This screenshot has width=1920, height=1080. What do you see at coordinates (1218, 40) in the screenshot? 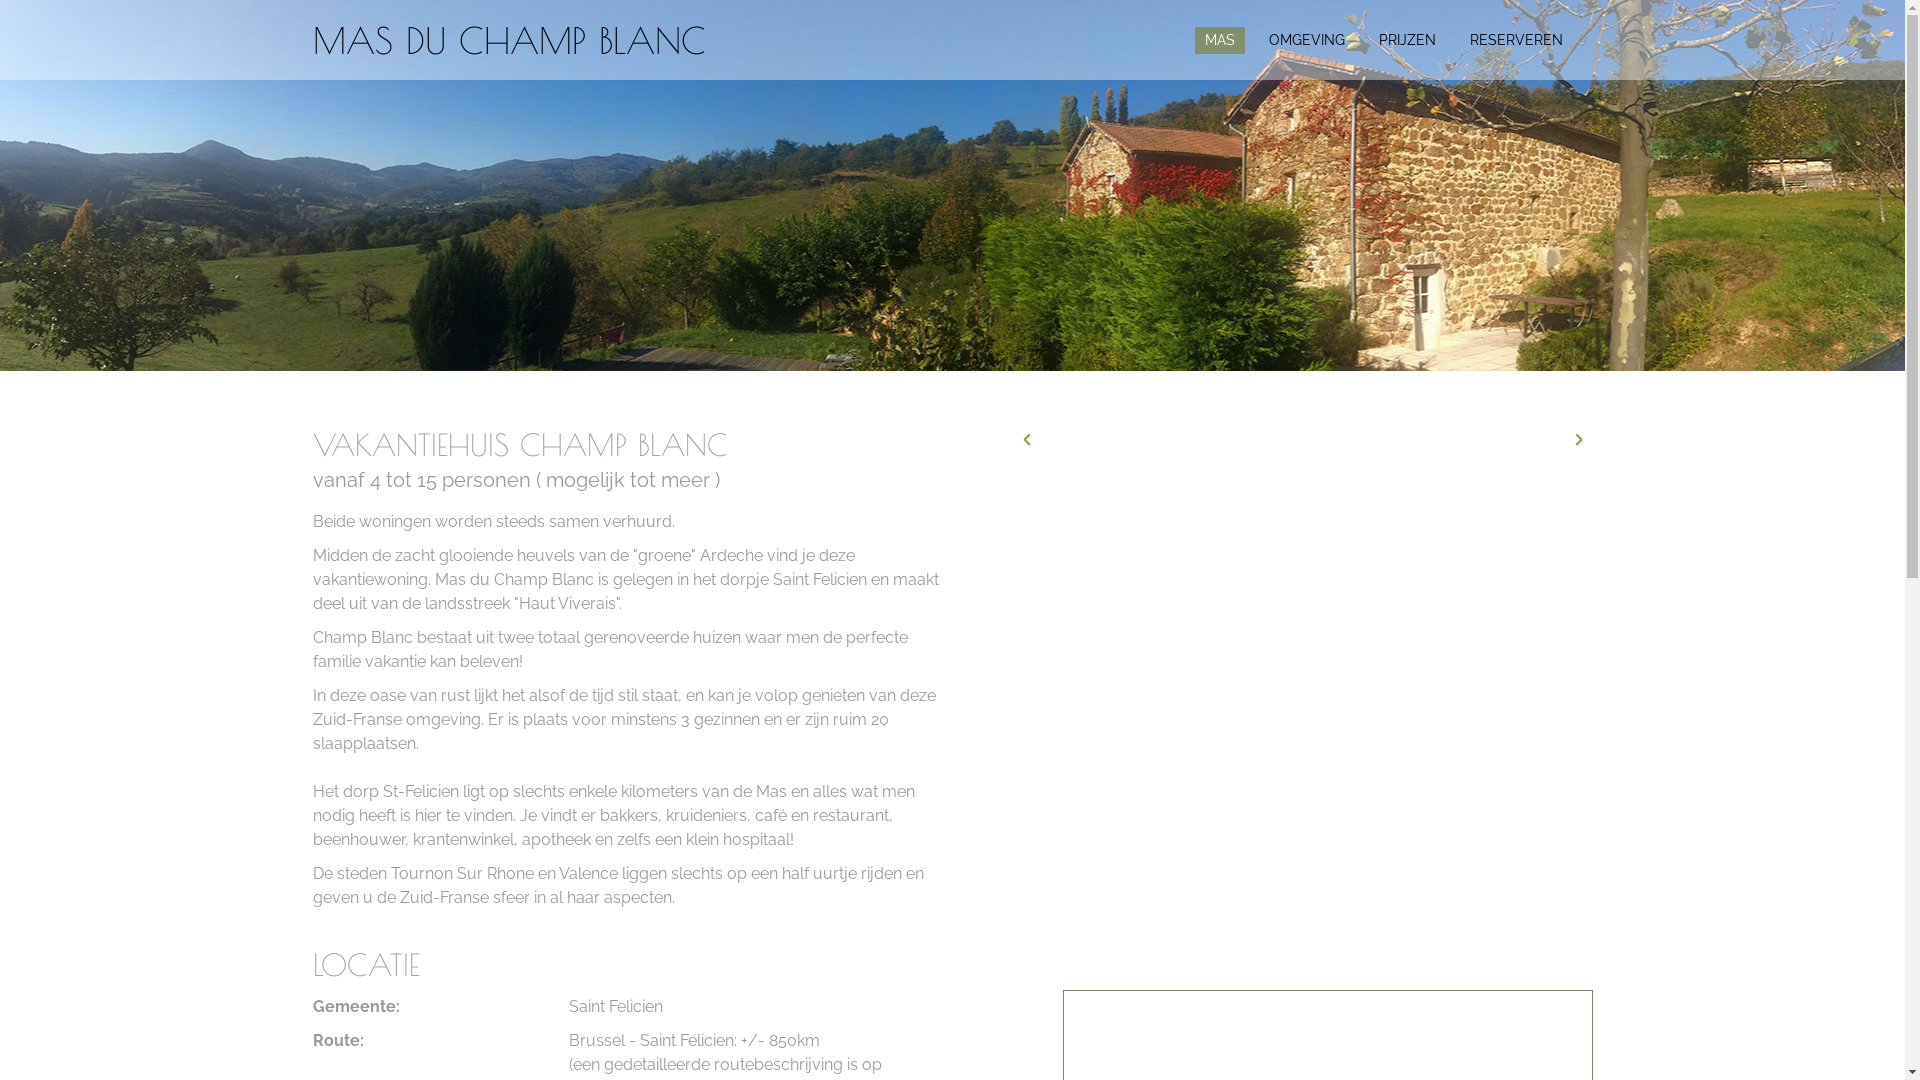
I see `'MAS'` at bounding box center [1218, 40].